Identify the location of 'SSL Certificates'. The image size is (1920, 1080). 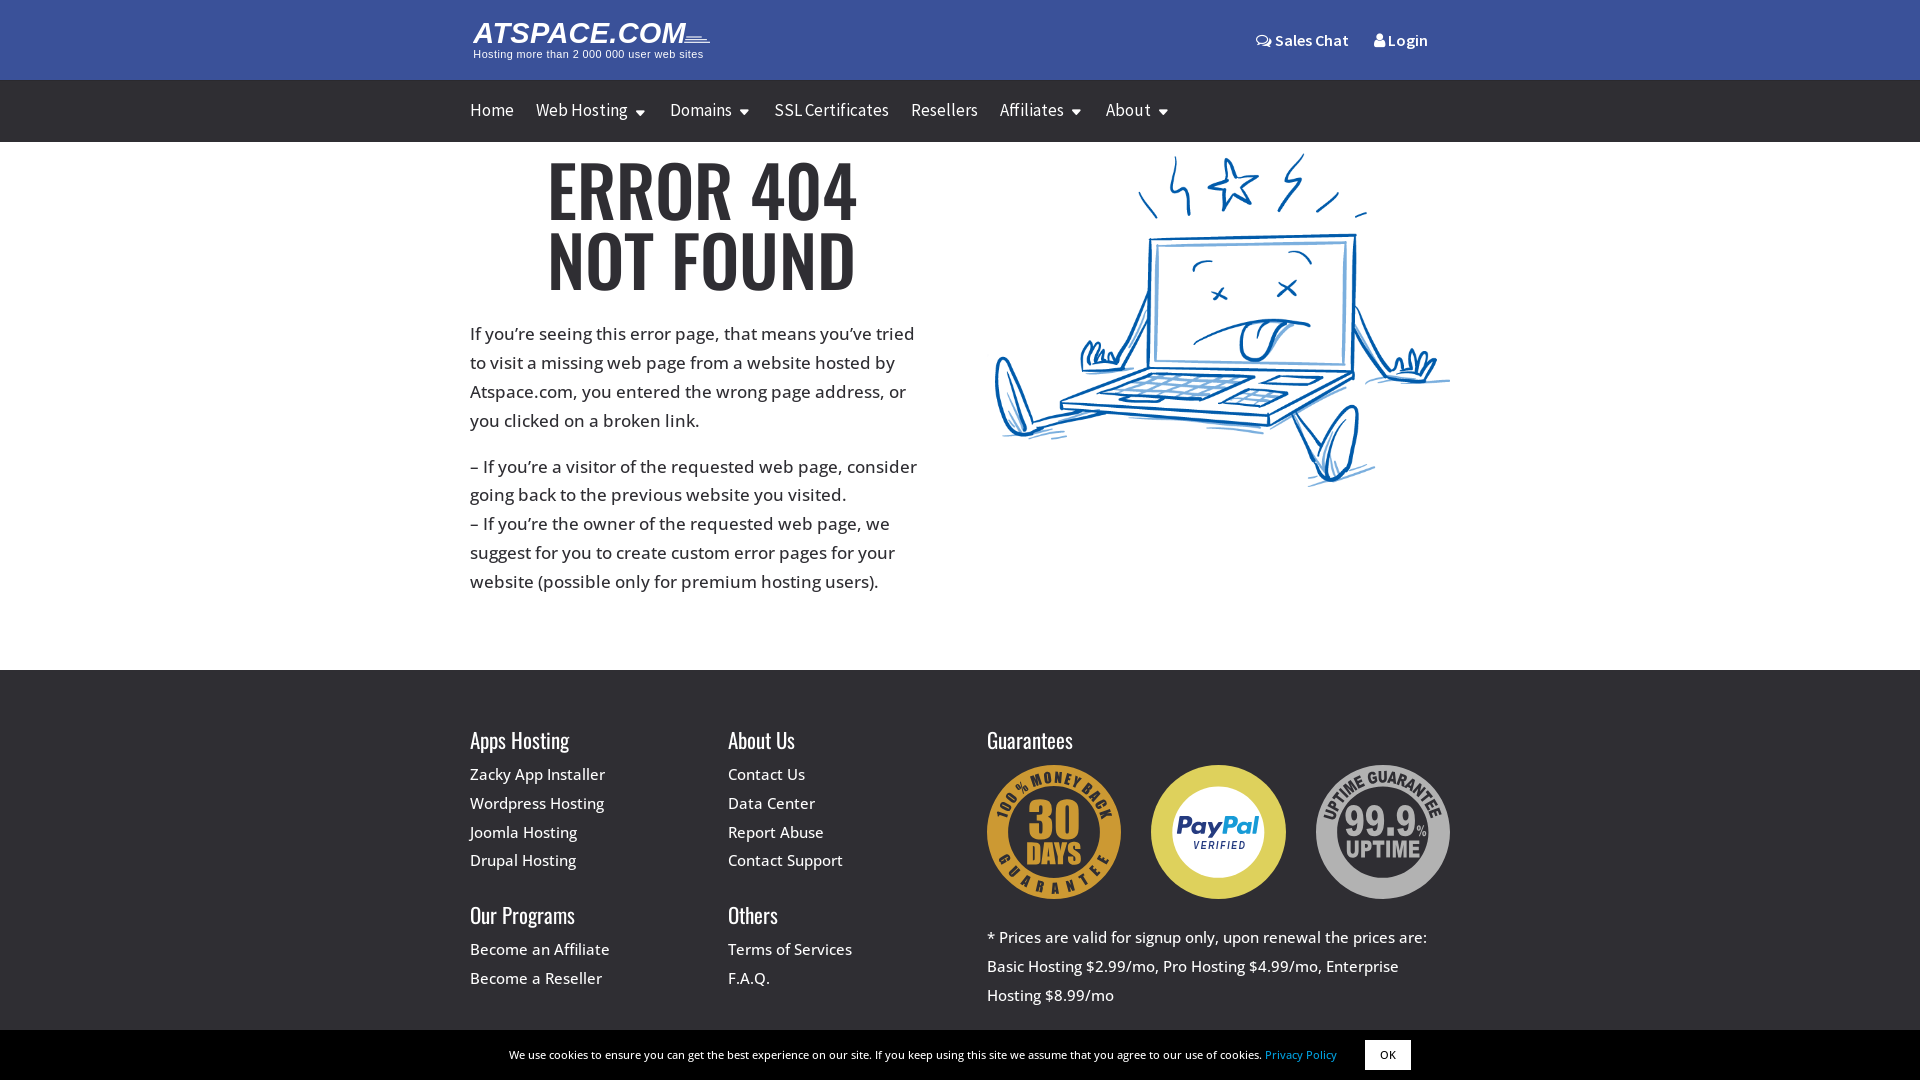
(772, 122).